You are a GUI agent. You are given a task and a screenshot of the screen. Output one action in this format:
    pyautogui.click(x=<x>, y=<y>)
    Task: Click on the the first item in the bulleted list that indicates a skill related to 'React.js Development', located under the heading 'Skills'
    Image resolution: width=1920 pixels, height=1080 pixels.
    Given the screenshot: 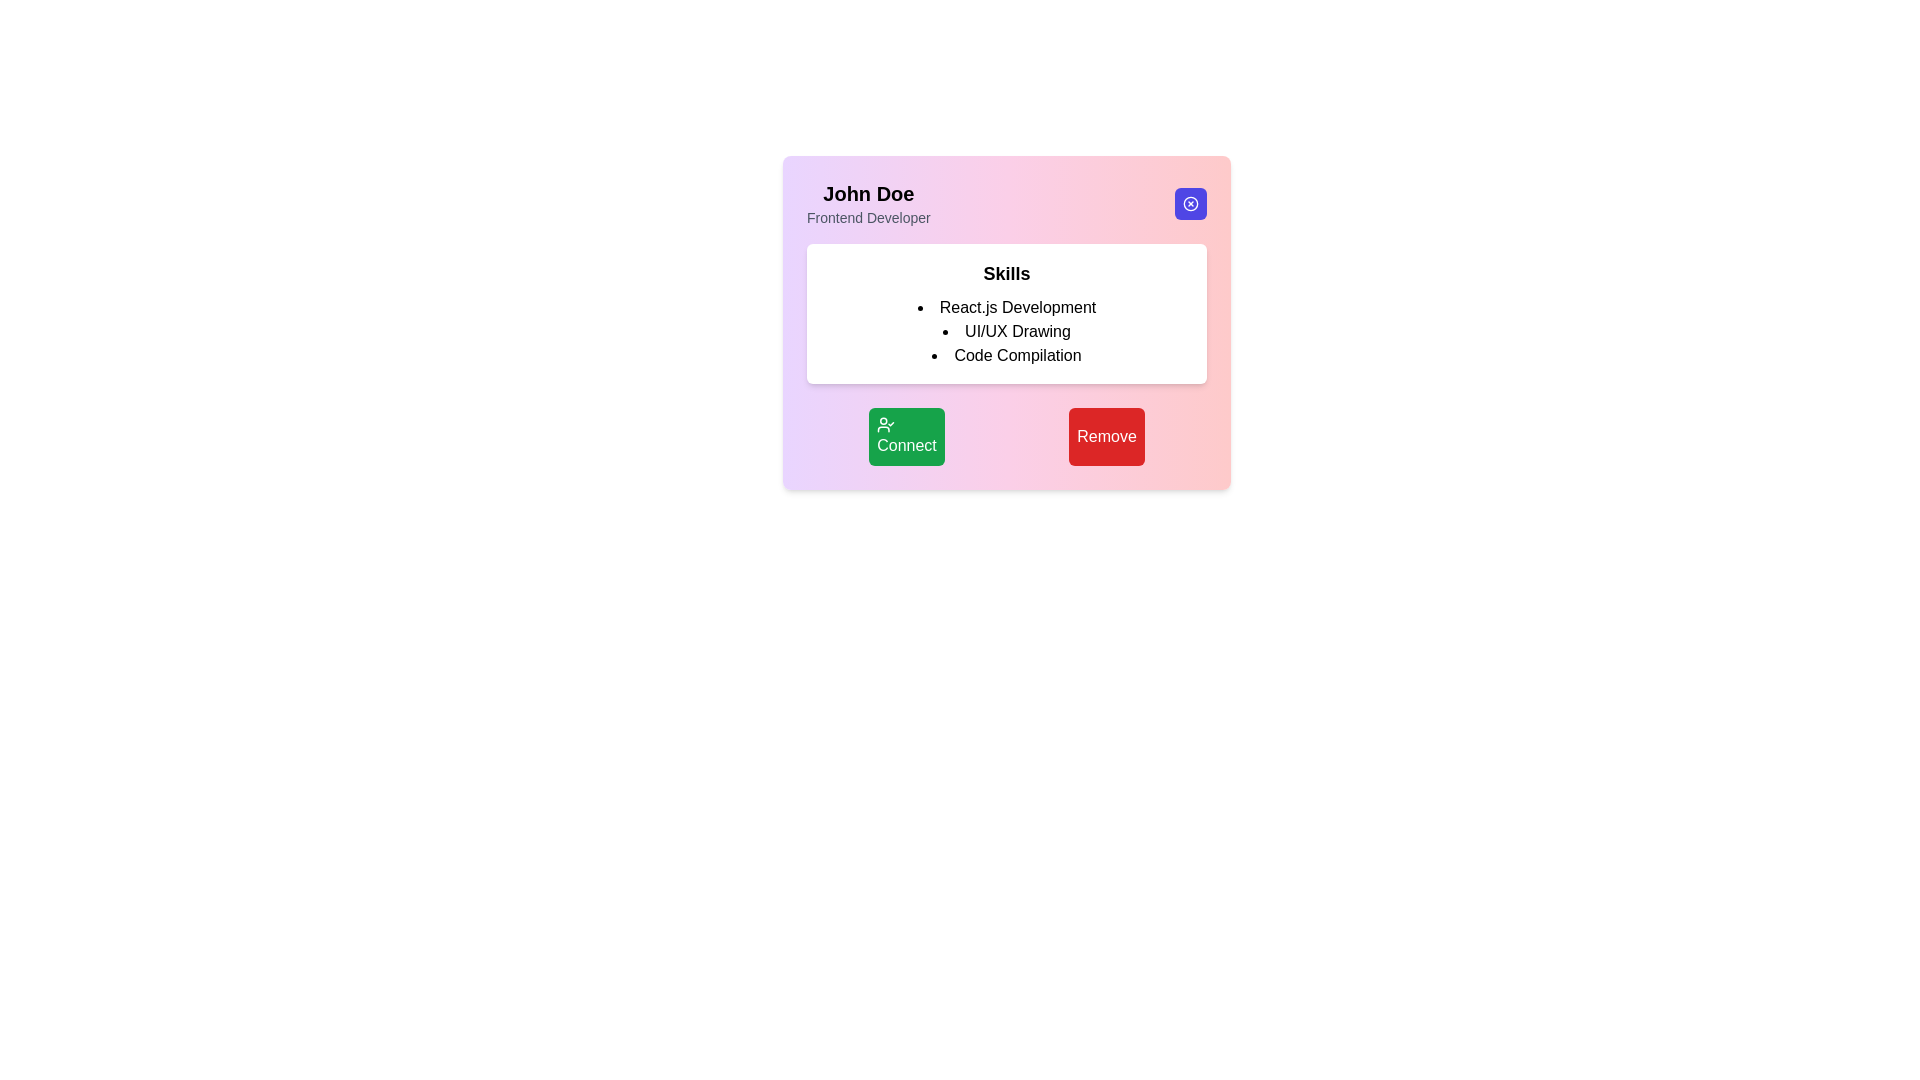 What is the action you would take?
    pyautogui.click(x=1007, y=308)
    